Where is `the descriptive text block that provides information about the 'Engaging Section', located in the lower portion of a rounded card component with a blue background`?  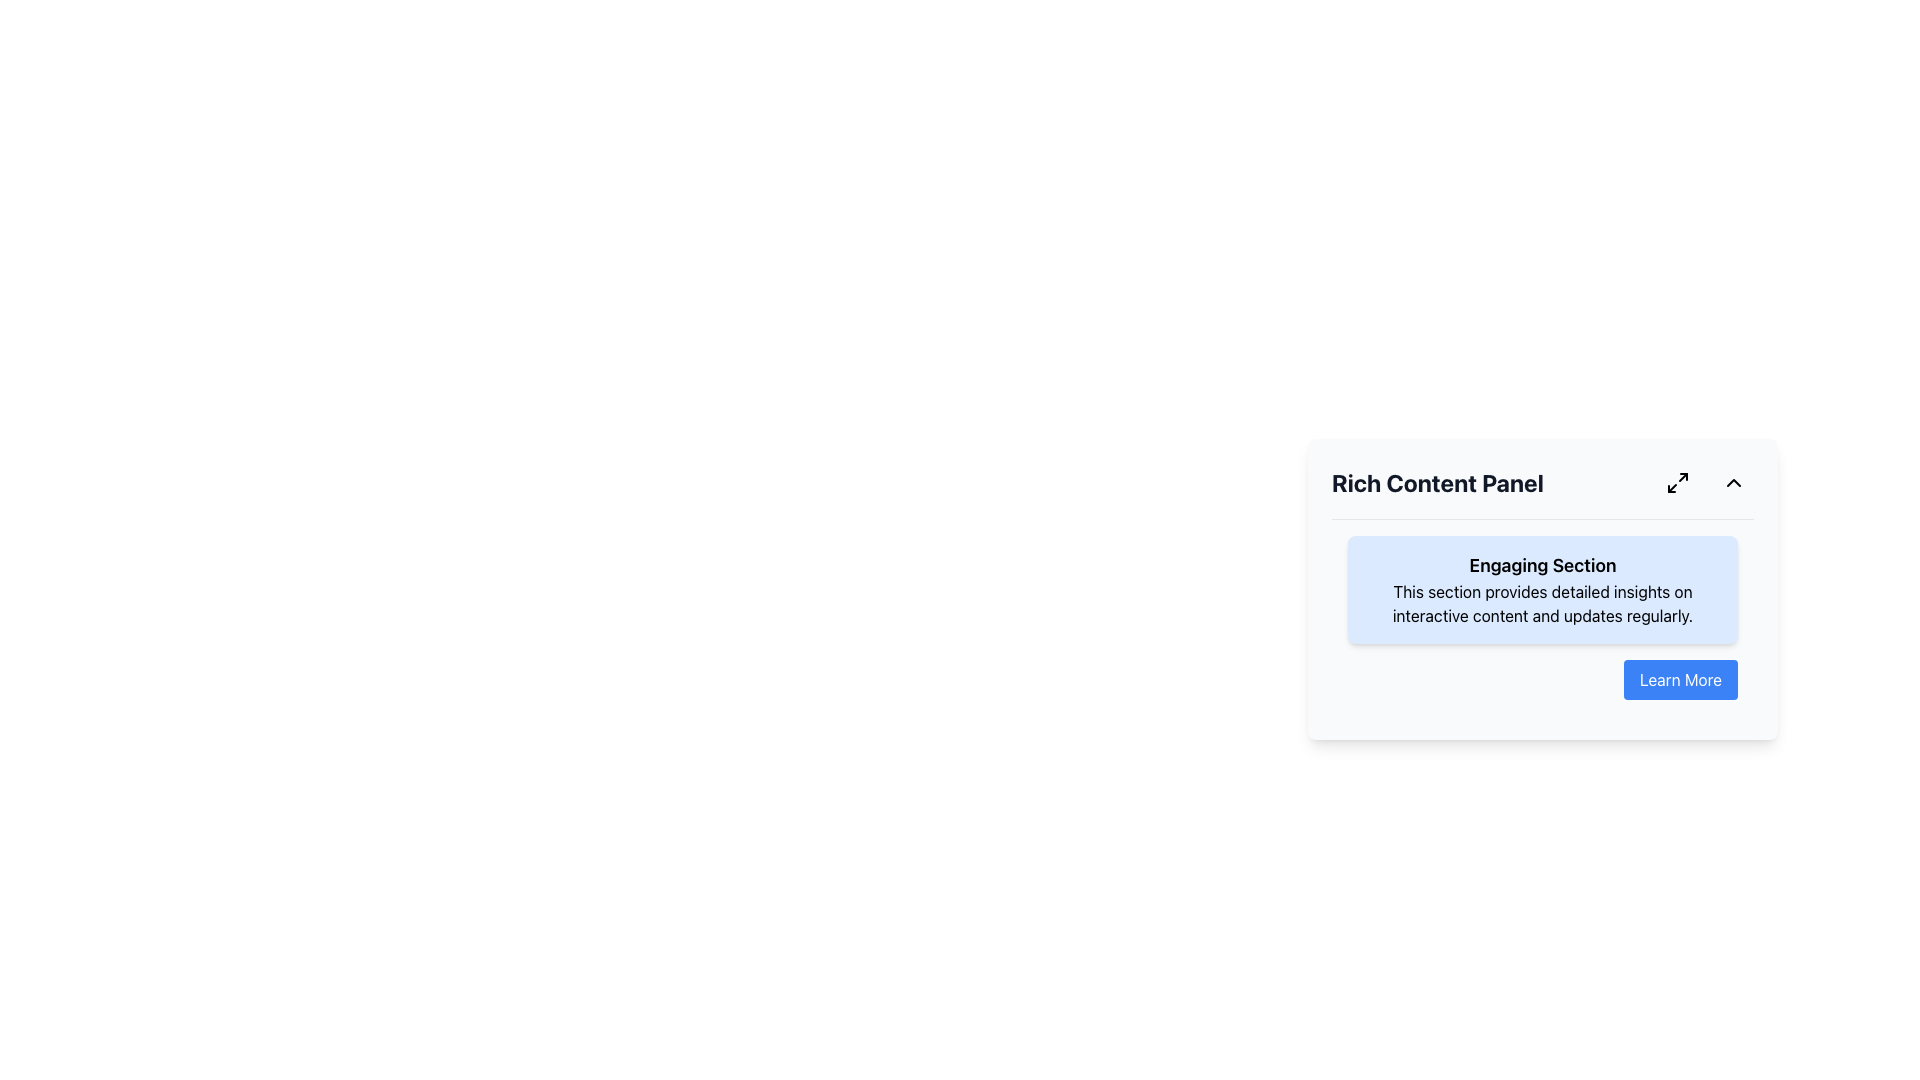
the descriptive text block that provides information about the 'Engaging Section', located in the lower portion of a rounded card component with a blue background is located at coordinates (1541, 603).